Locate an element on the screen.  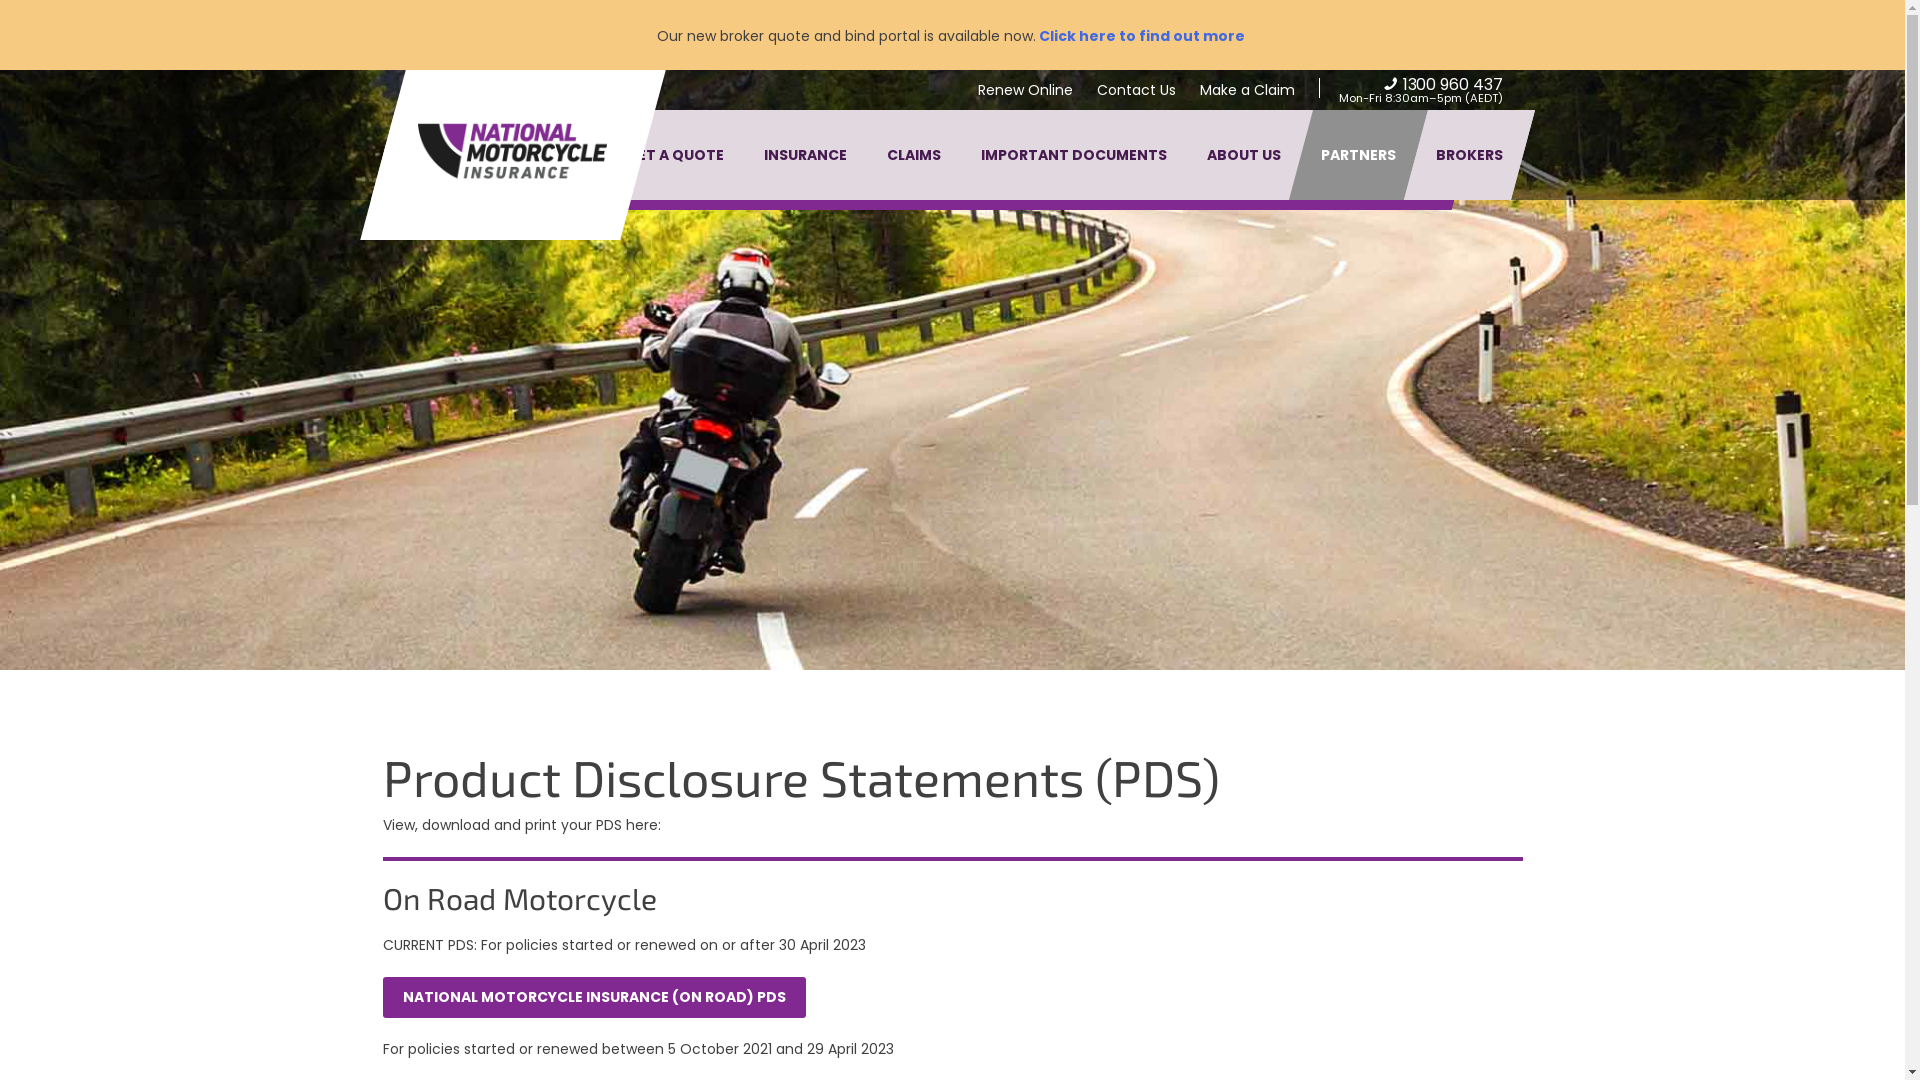
'CLAIMS' is located at coordinates (911, 153).